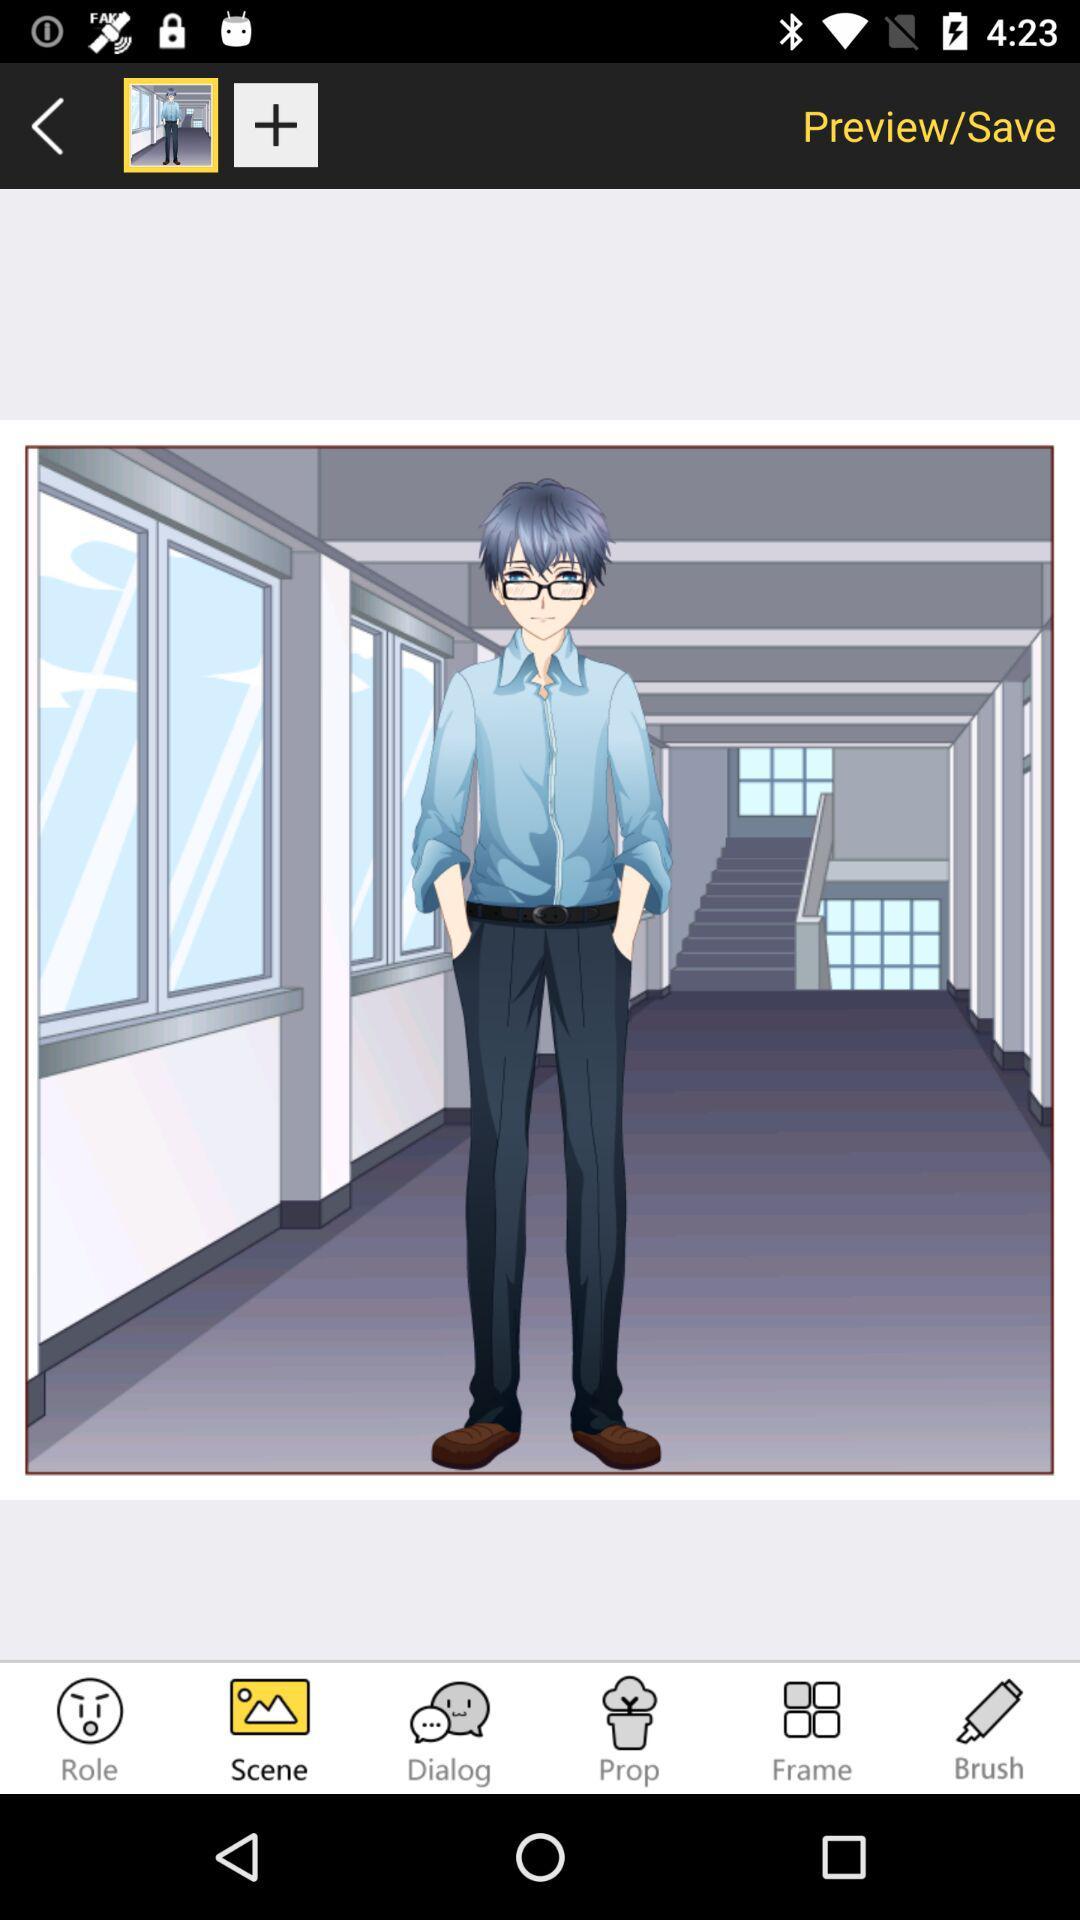 This screenshot has width=1080, height=1920. What do you see at coordinates (810, 1730) in the screenshot?
I see `the date_range icon` at bounding box center [810, 1730].